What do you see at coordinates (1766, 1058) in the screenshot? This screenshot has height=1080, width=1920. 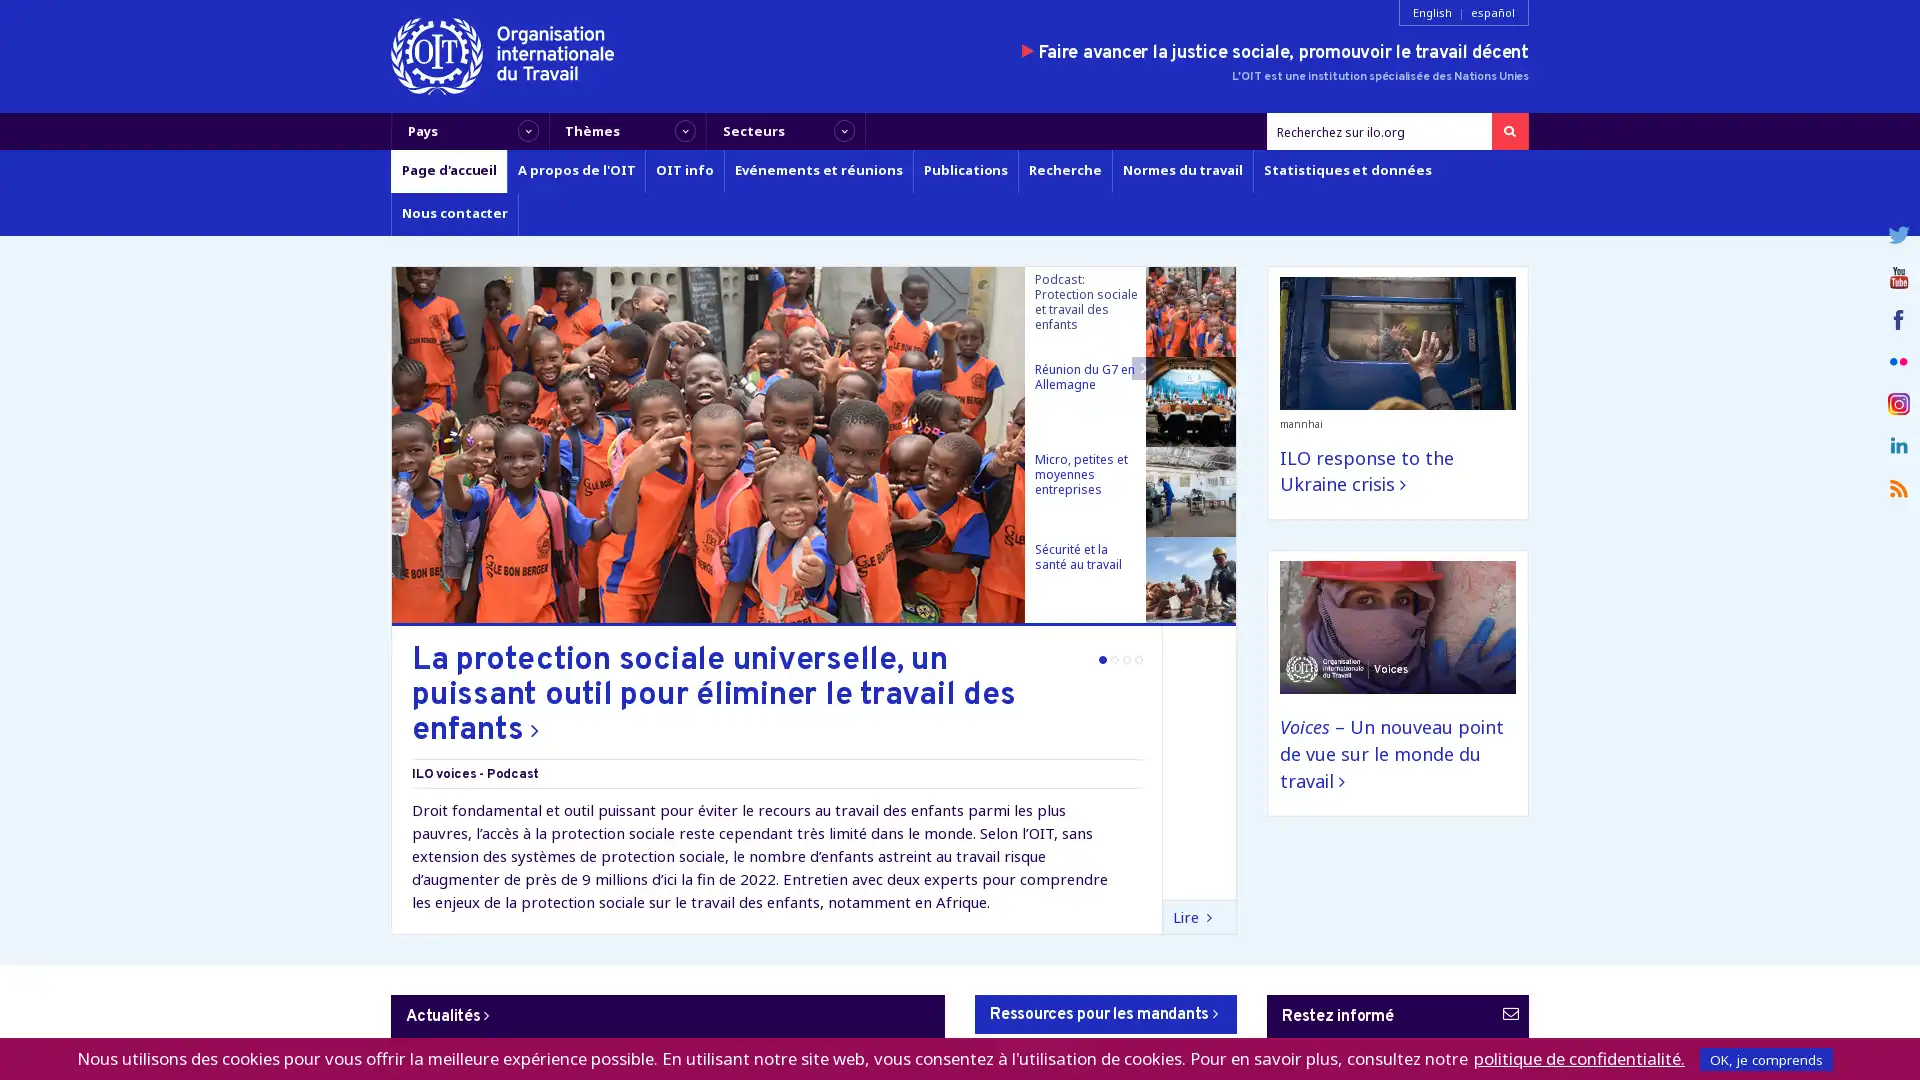 I see `OK, je comprends` at bounding box center [1766, 1058].